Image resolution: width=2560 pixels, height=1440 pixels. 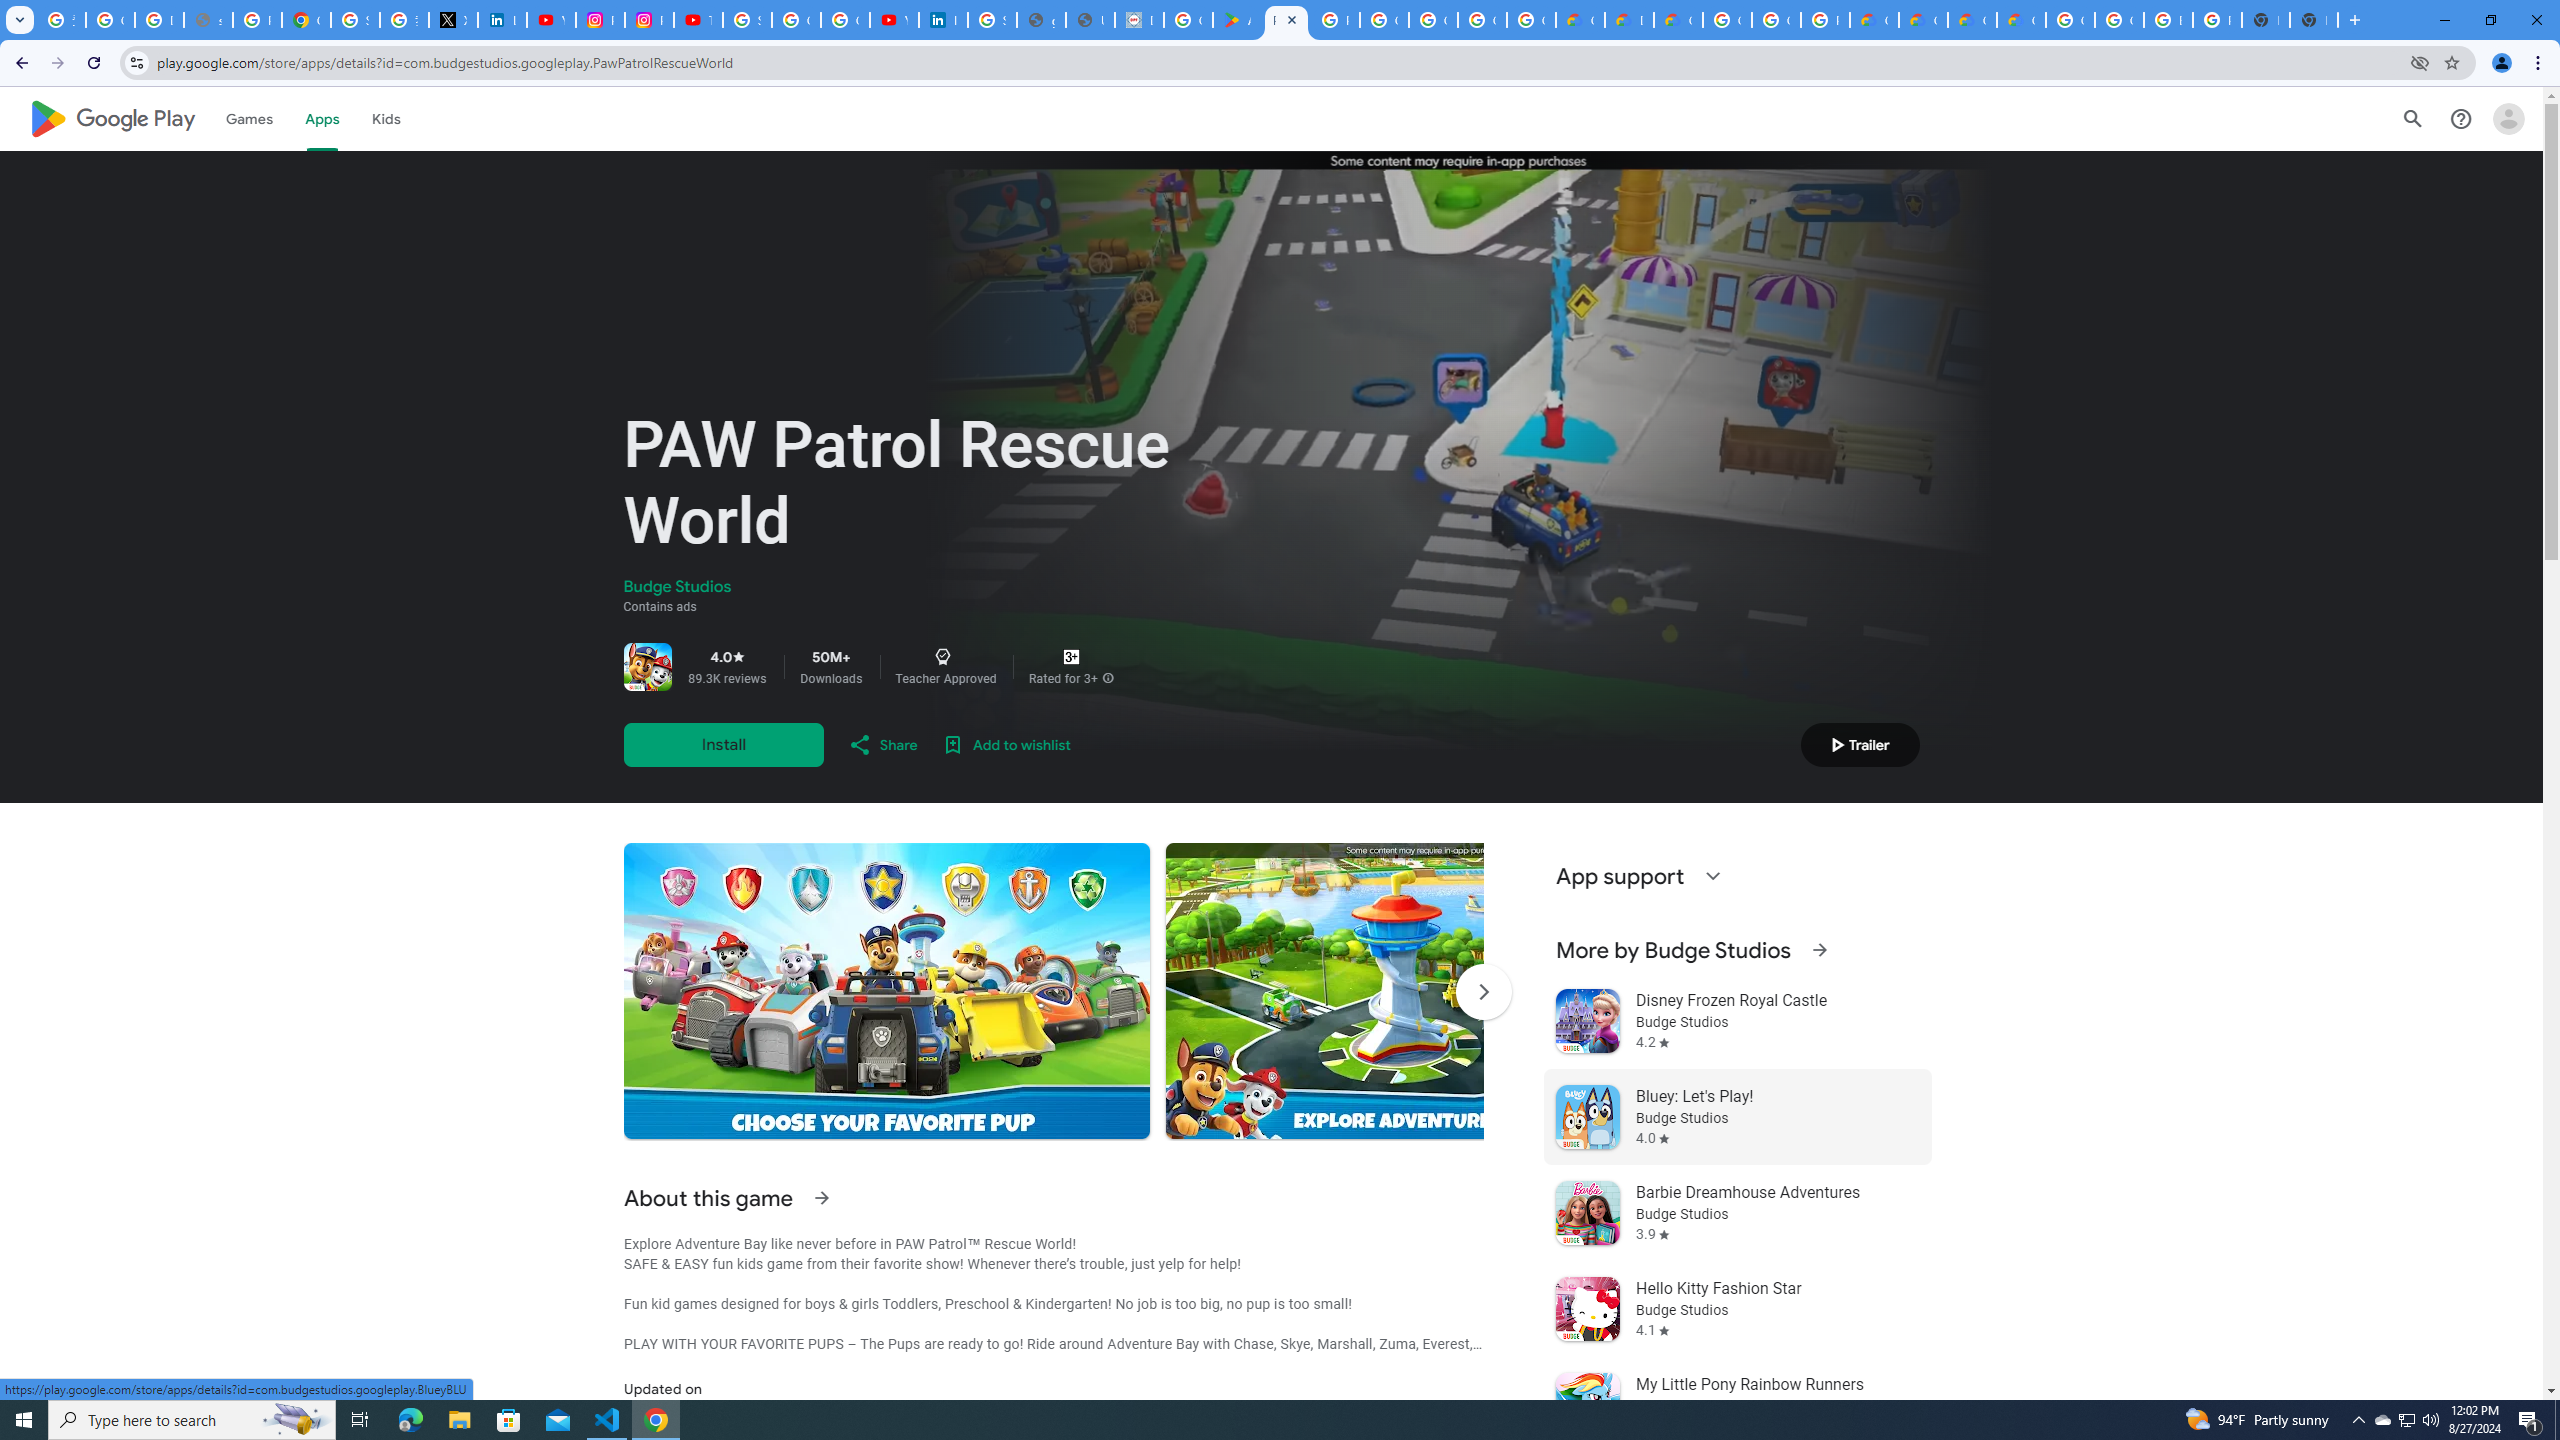 I want to click on 'Sign in - Google Accounts', so click(x=354, y=19).